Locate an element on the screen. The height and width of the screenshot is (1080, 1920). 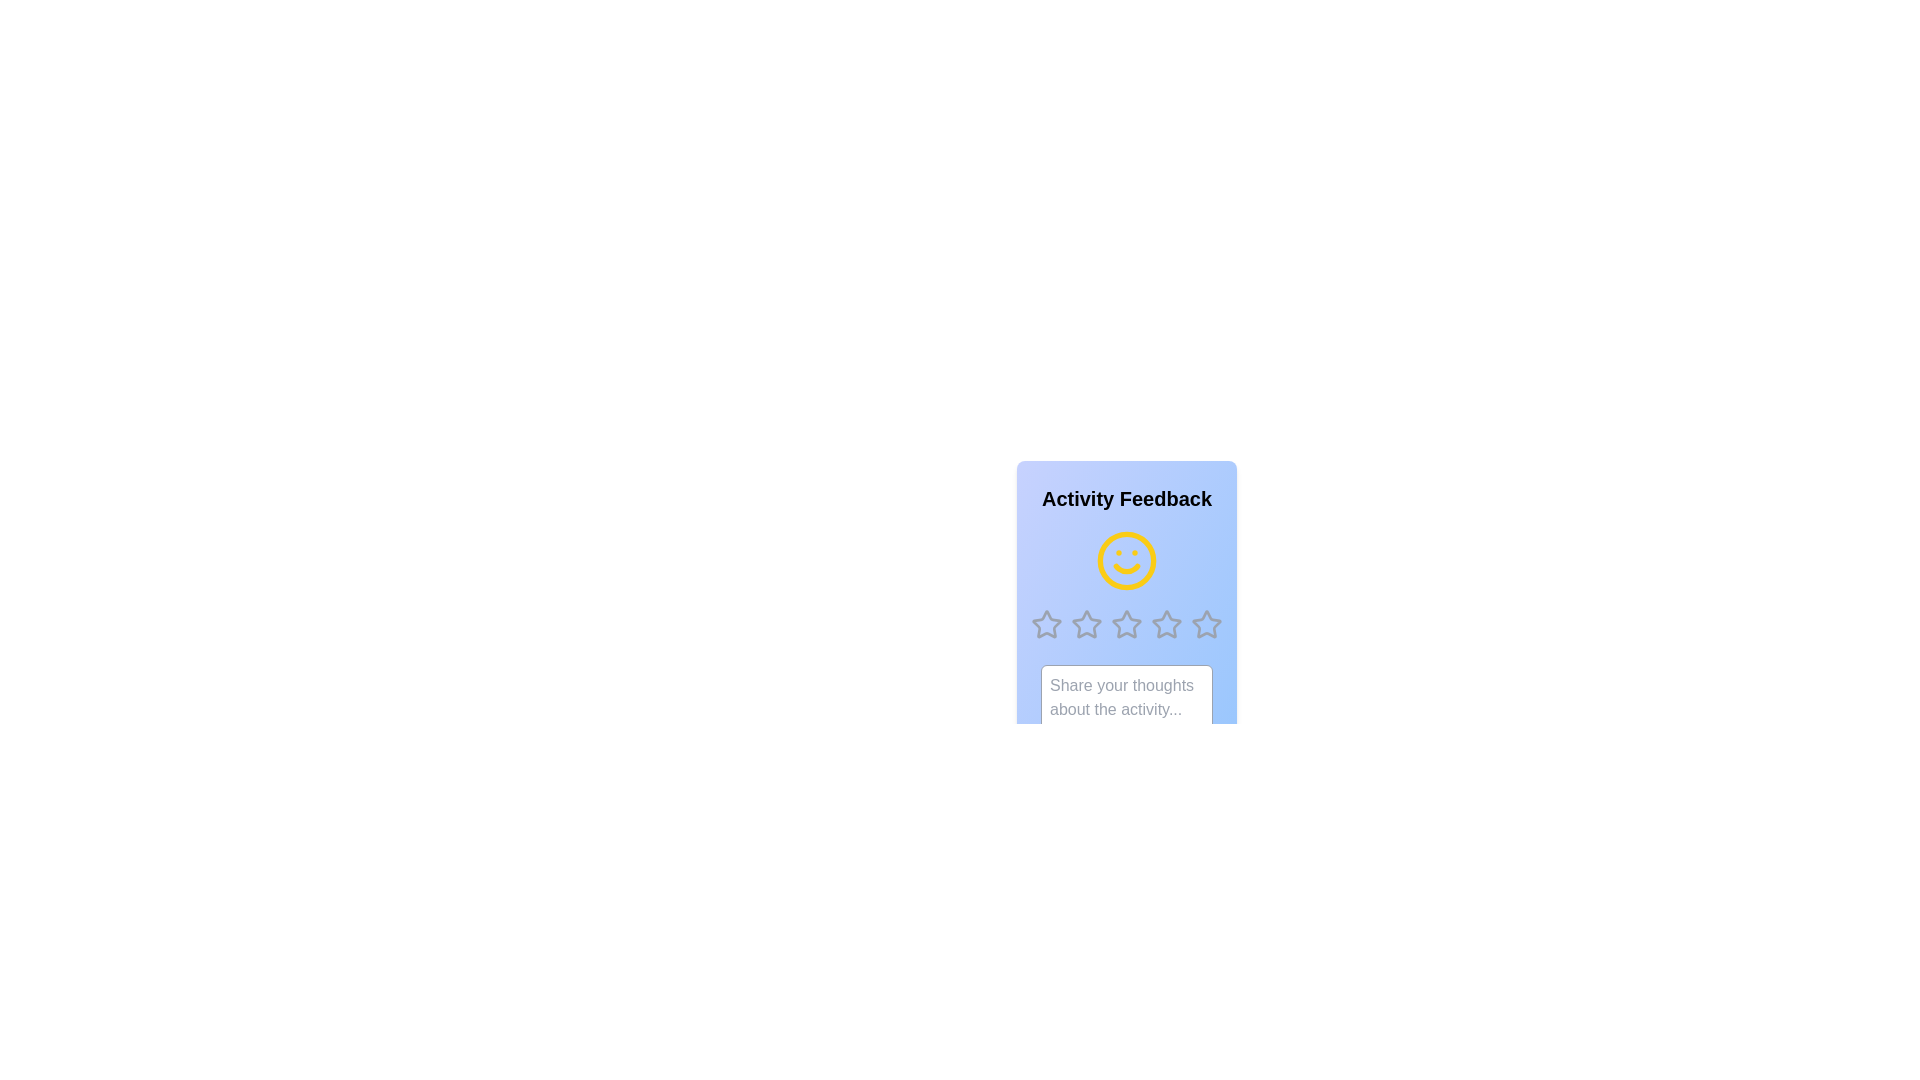
the first star-shaped icon in the rating section is located at coordinates (1045, 623).